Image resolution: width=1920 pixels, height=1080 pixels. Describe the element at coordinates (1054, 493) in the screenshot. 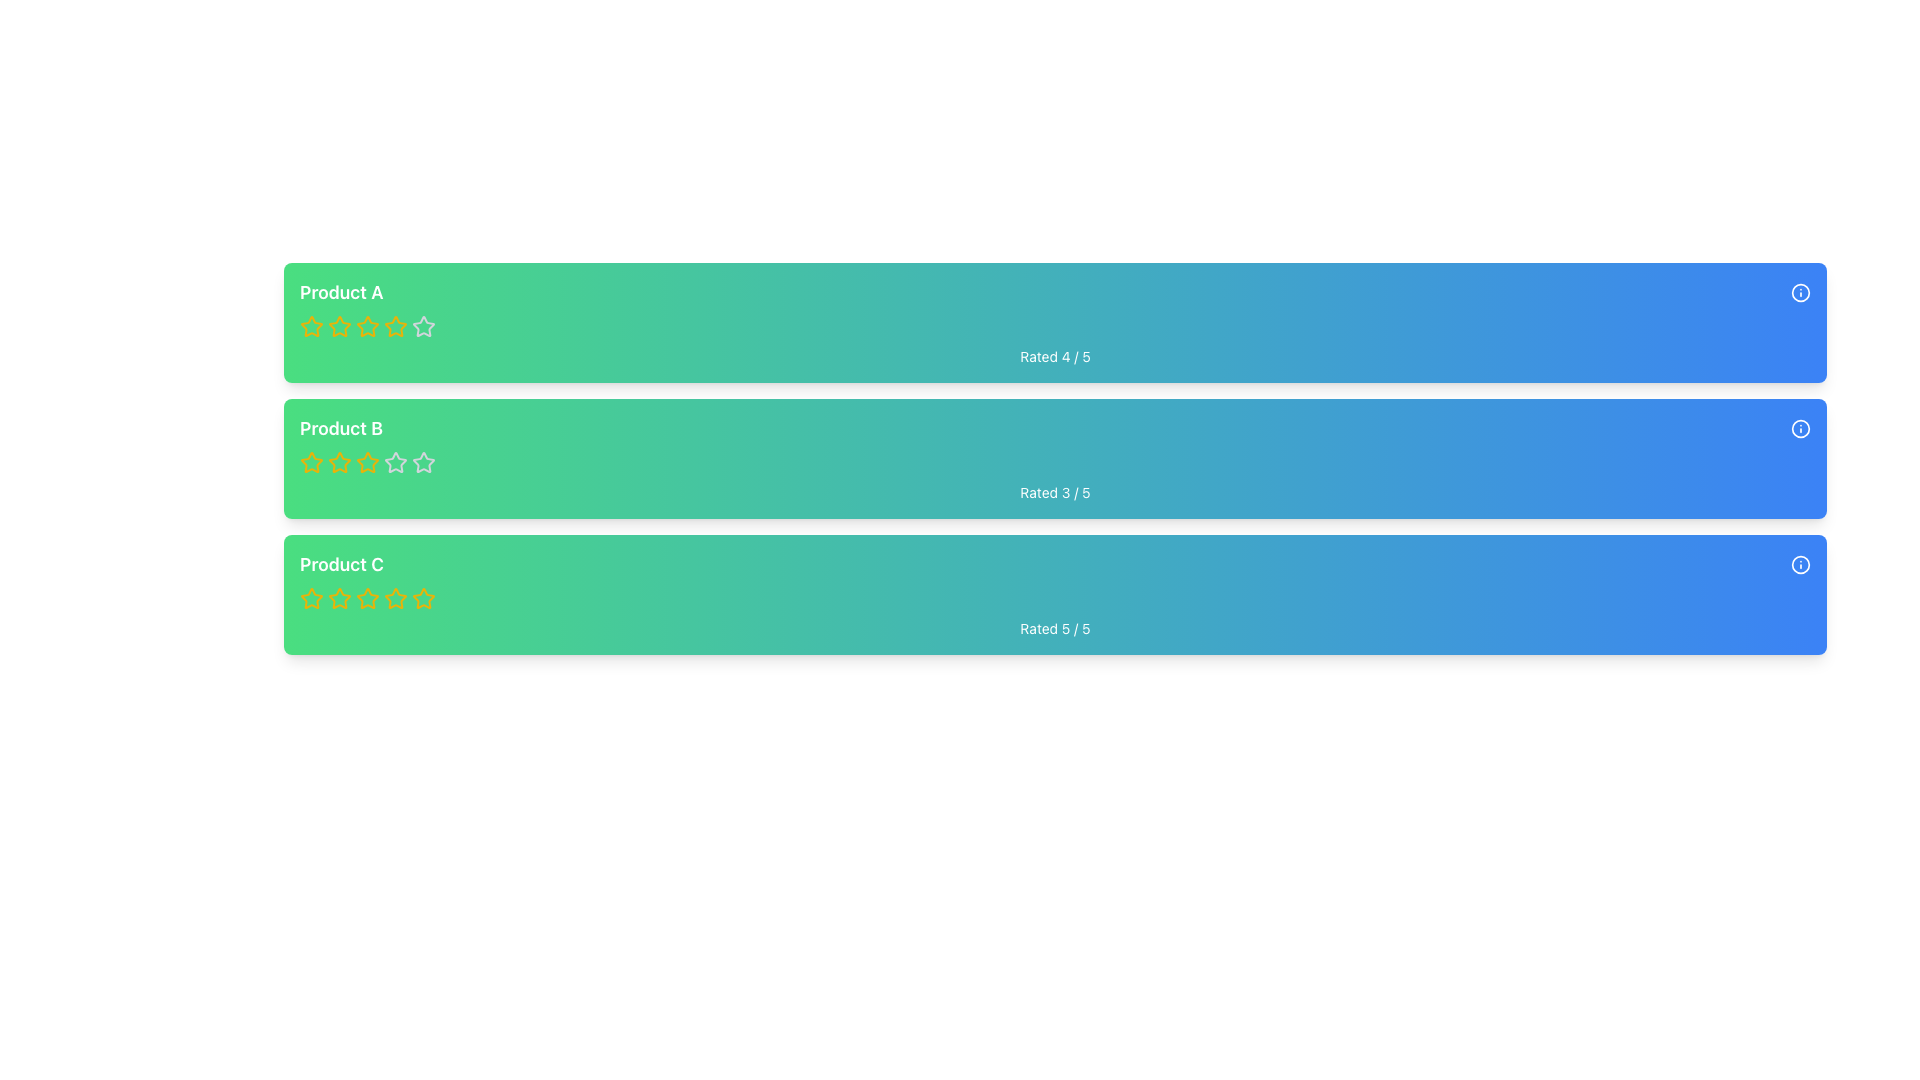

I see `the Text Label that represents the rating of 'Product B', located below the star rating and centered horizontally at the bottom of the component` at that location.